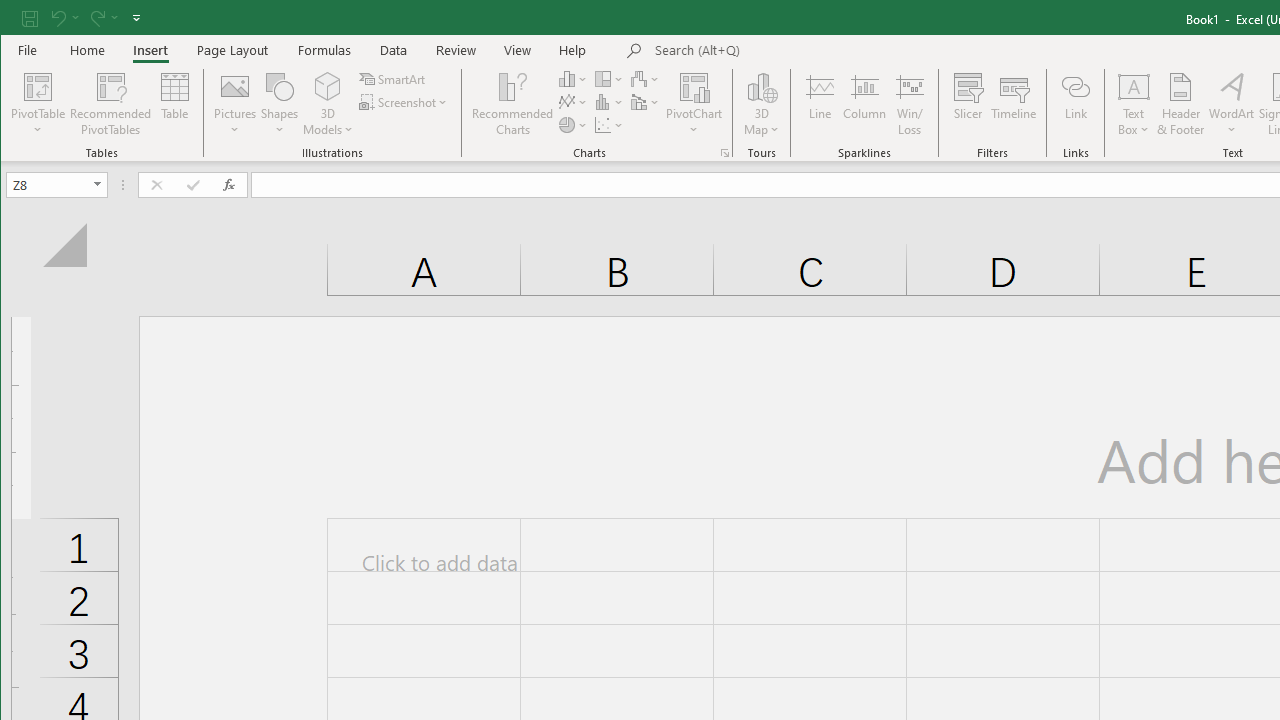 Image resolution: width=1280 pixels, height=720 pixels. I want to click on 'Line', so click(819, 104).